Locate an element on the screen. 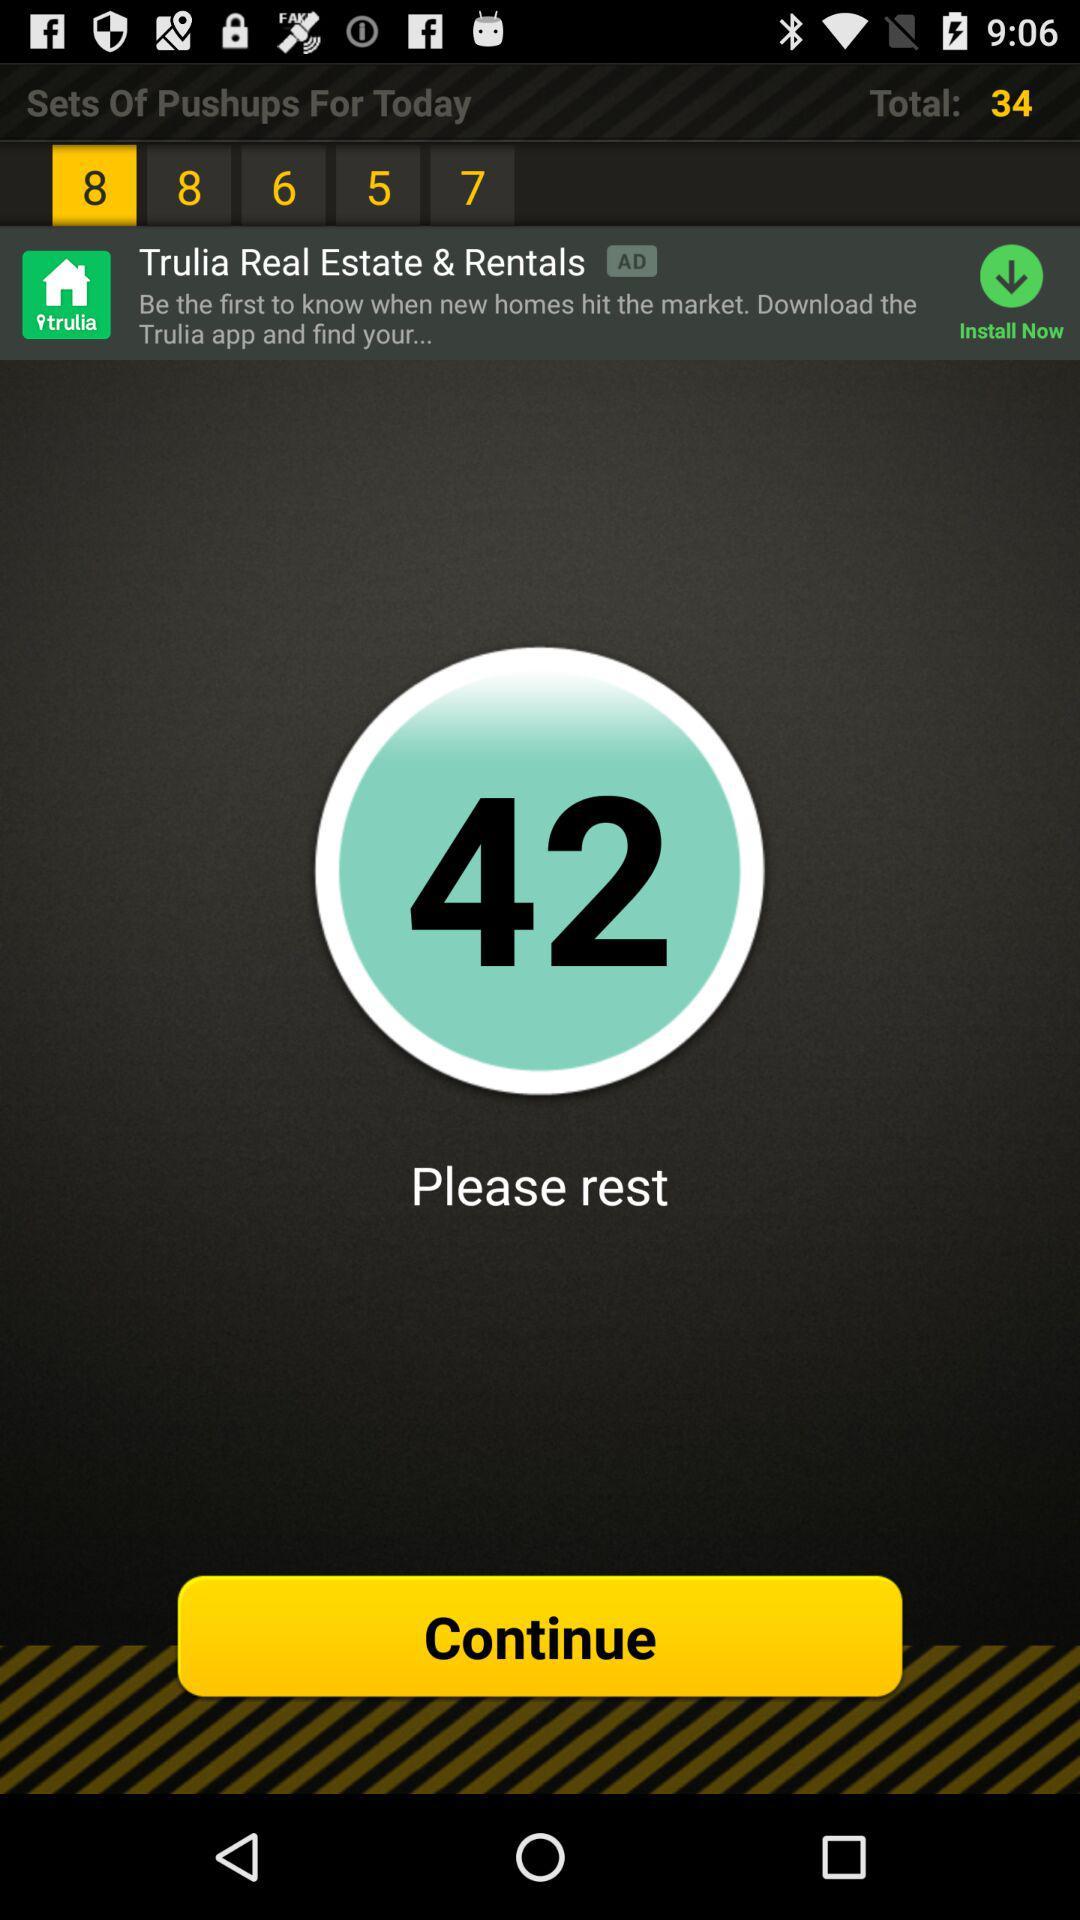 Image resolution: width=1080 pixels, height=1920 pixels. the icon below the 8 icon is located at coordinates (397, 259).